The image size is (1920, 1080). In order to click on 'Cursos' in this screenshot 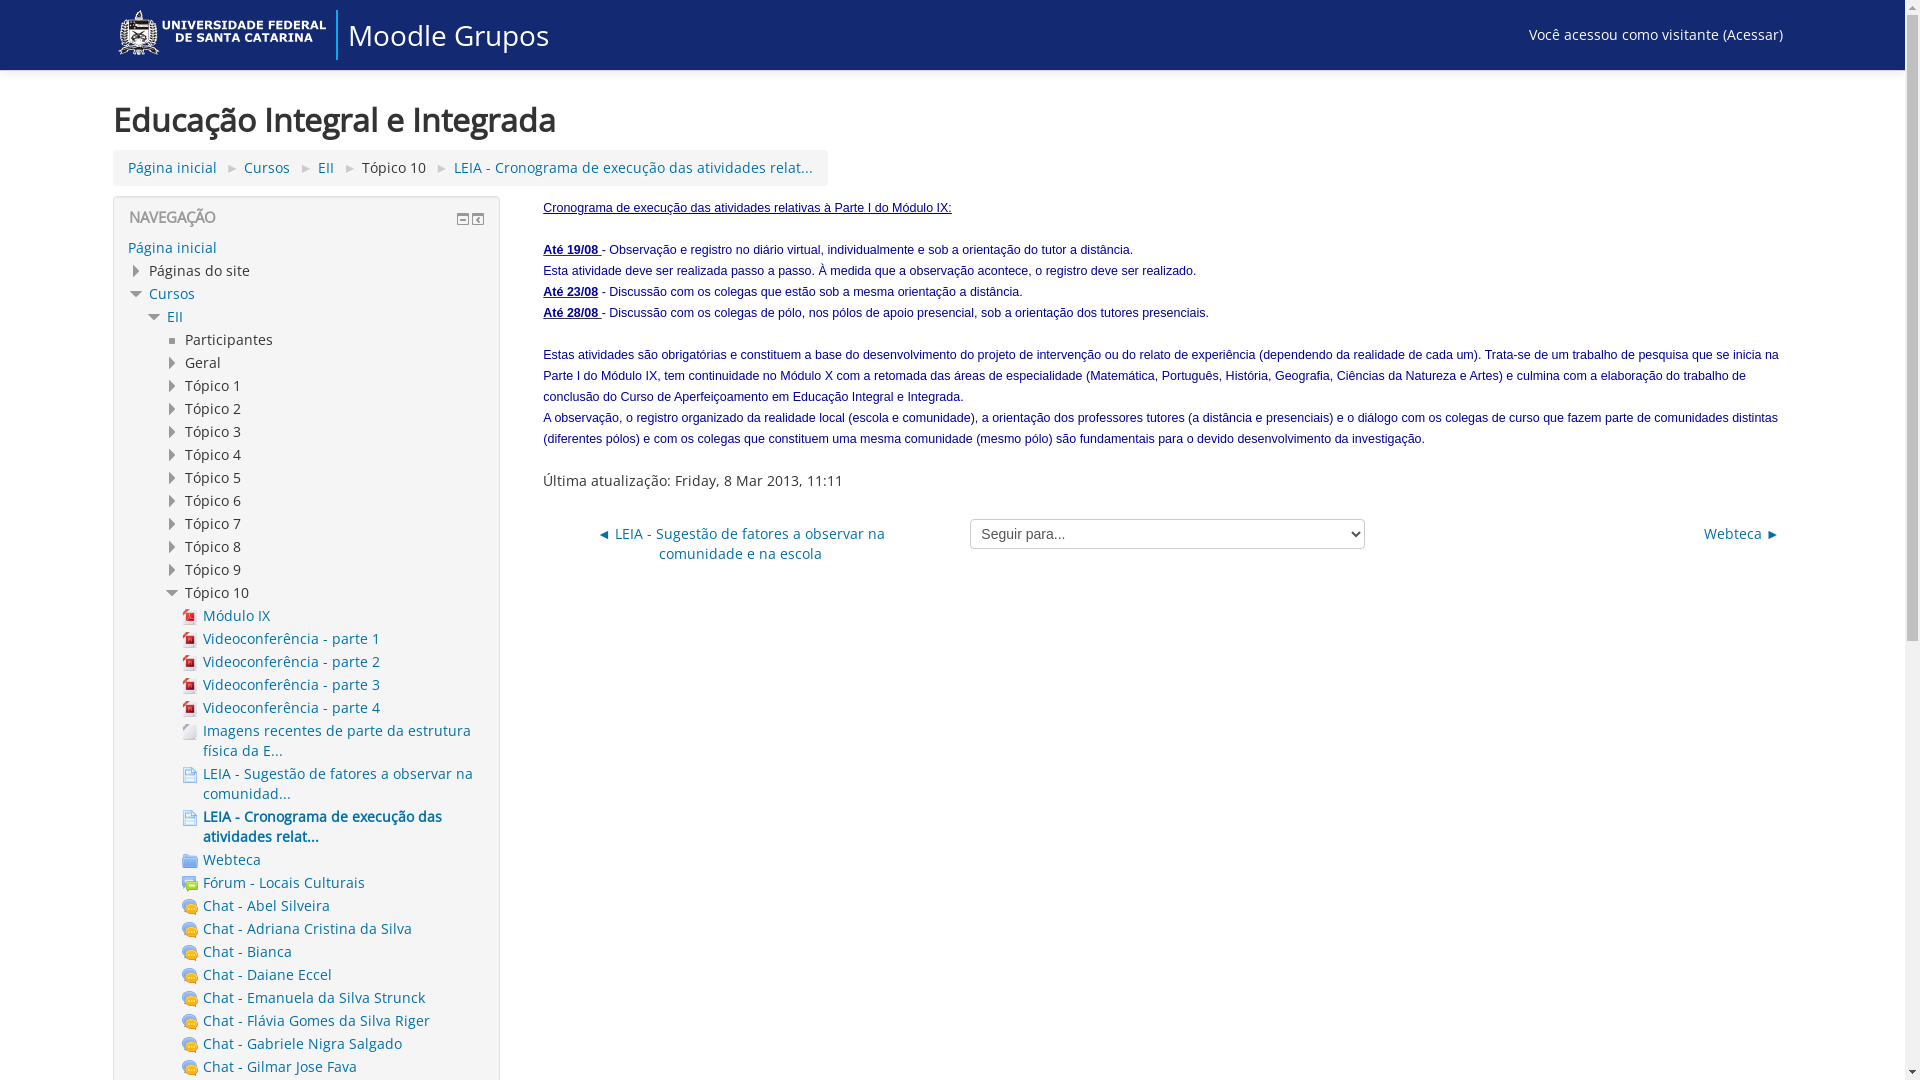, I will do `click(266, 166)`.